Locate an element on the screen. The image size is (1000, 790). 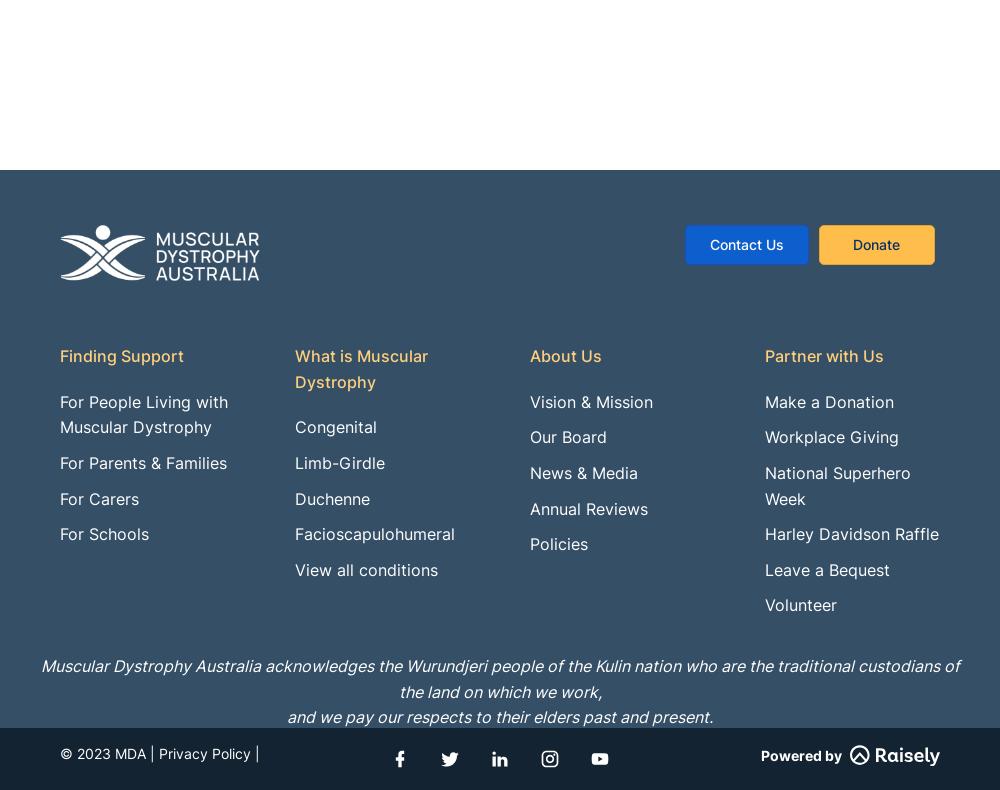
'For Carers' is located at coordinates (98, 498).